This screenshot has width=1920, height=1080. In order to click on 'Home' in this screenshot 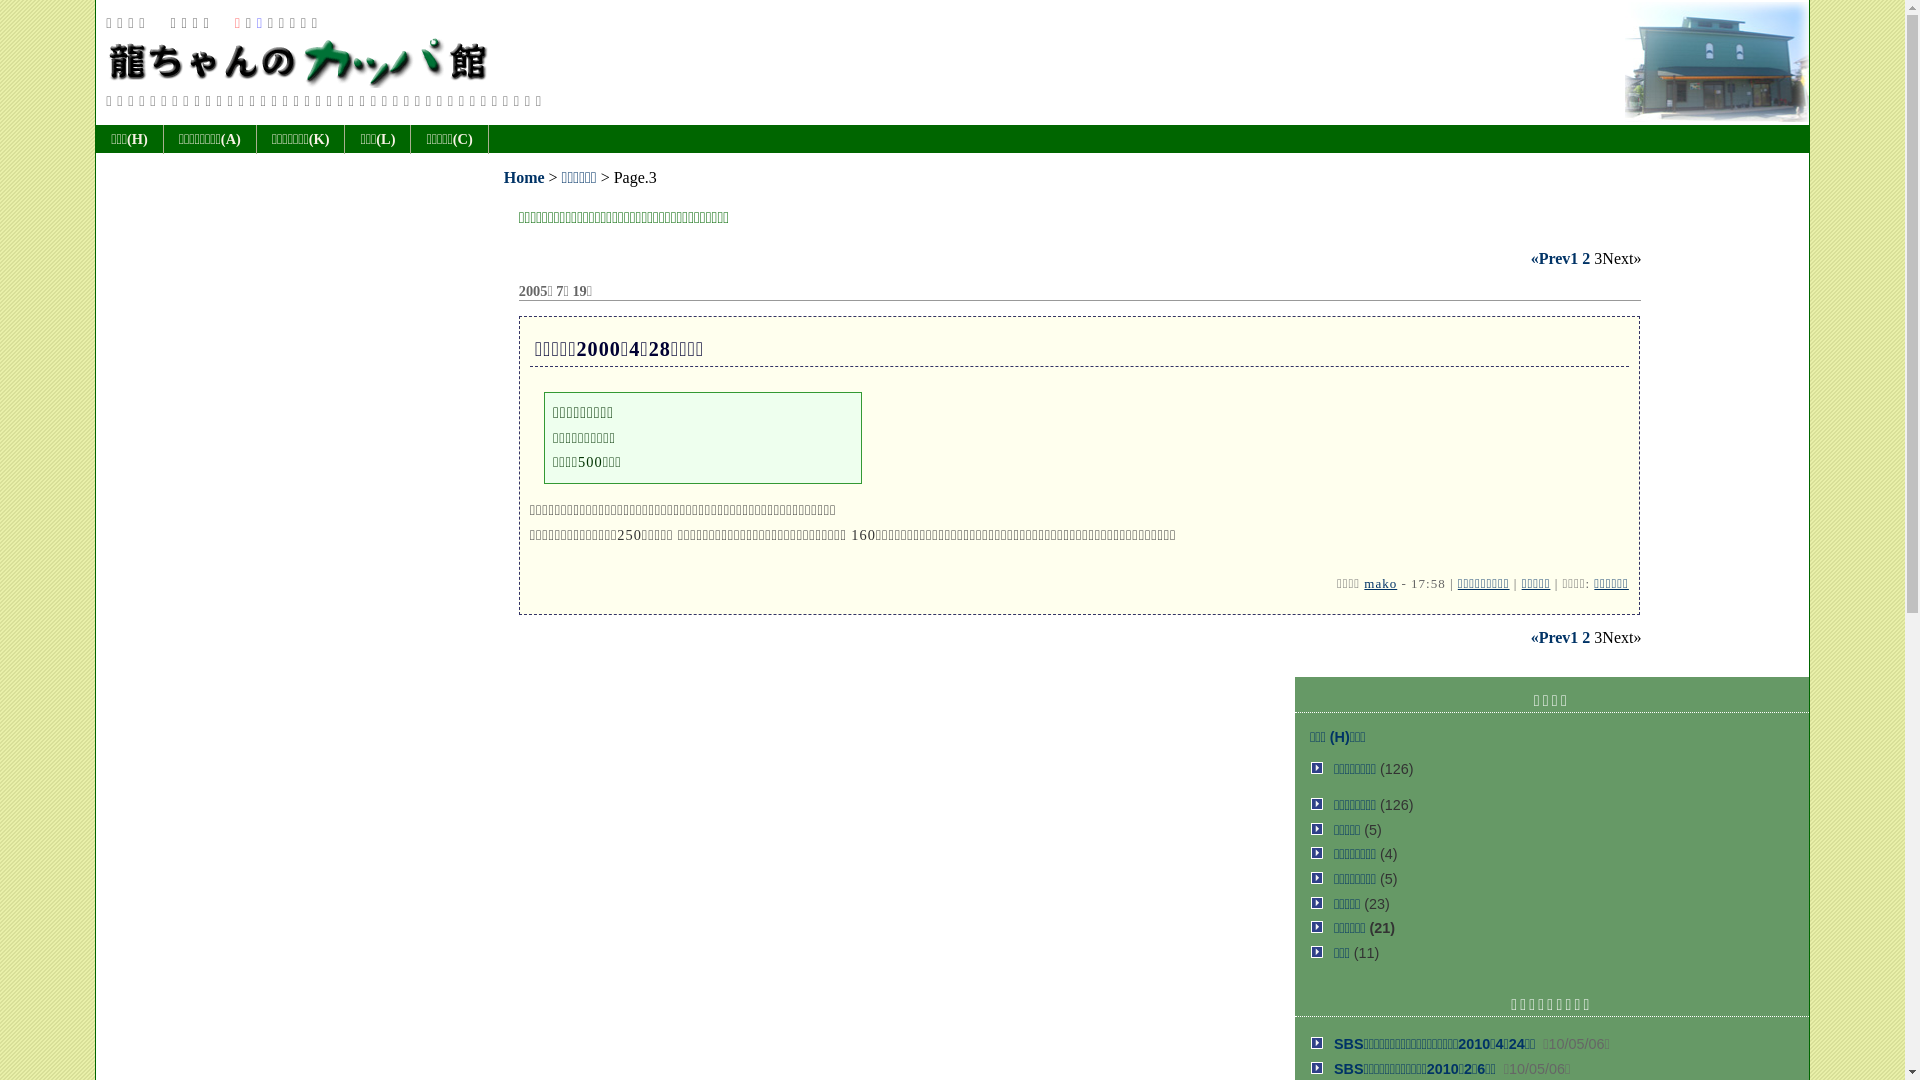, I will do `click(524, 176)`.